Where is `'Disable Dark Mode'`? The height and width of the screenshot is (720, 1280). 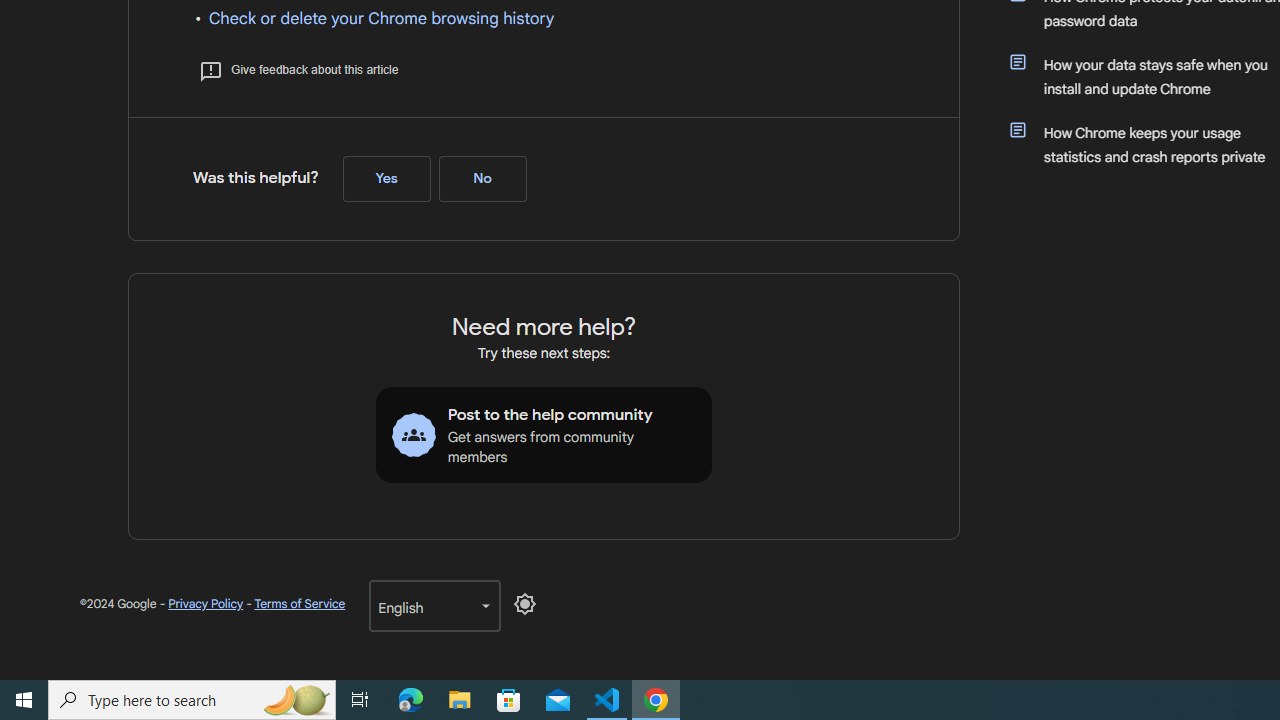 'Disable Dark Mode' is located at coordinates (525, 603).